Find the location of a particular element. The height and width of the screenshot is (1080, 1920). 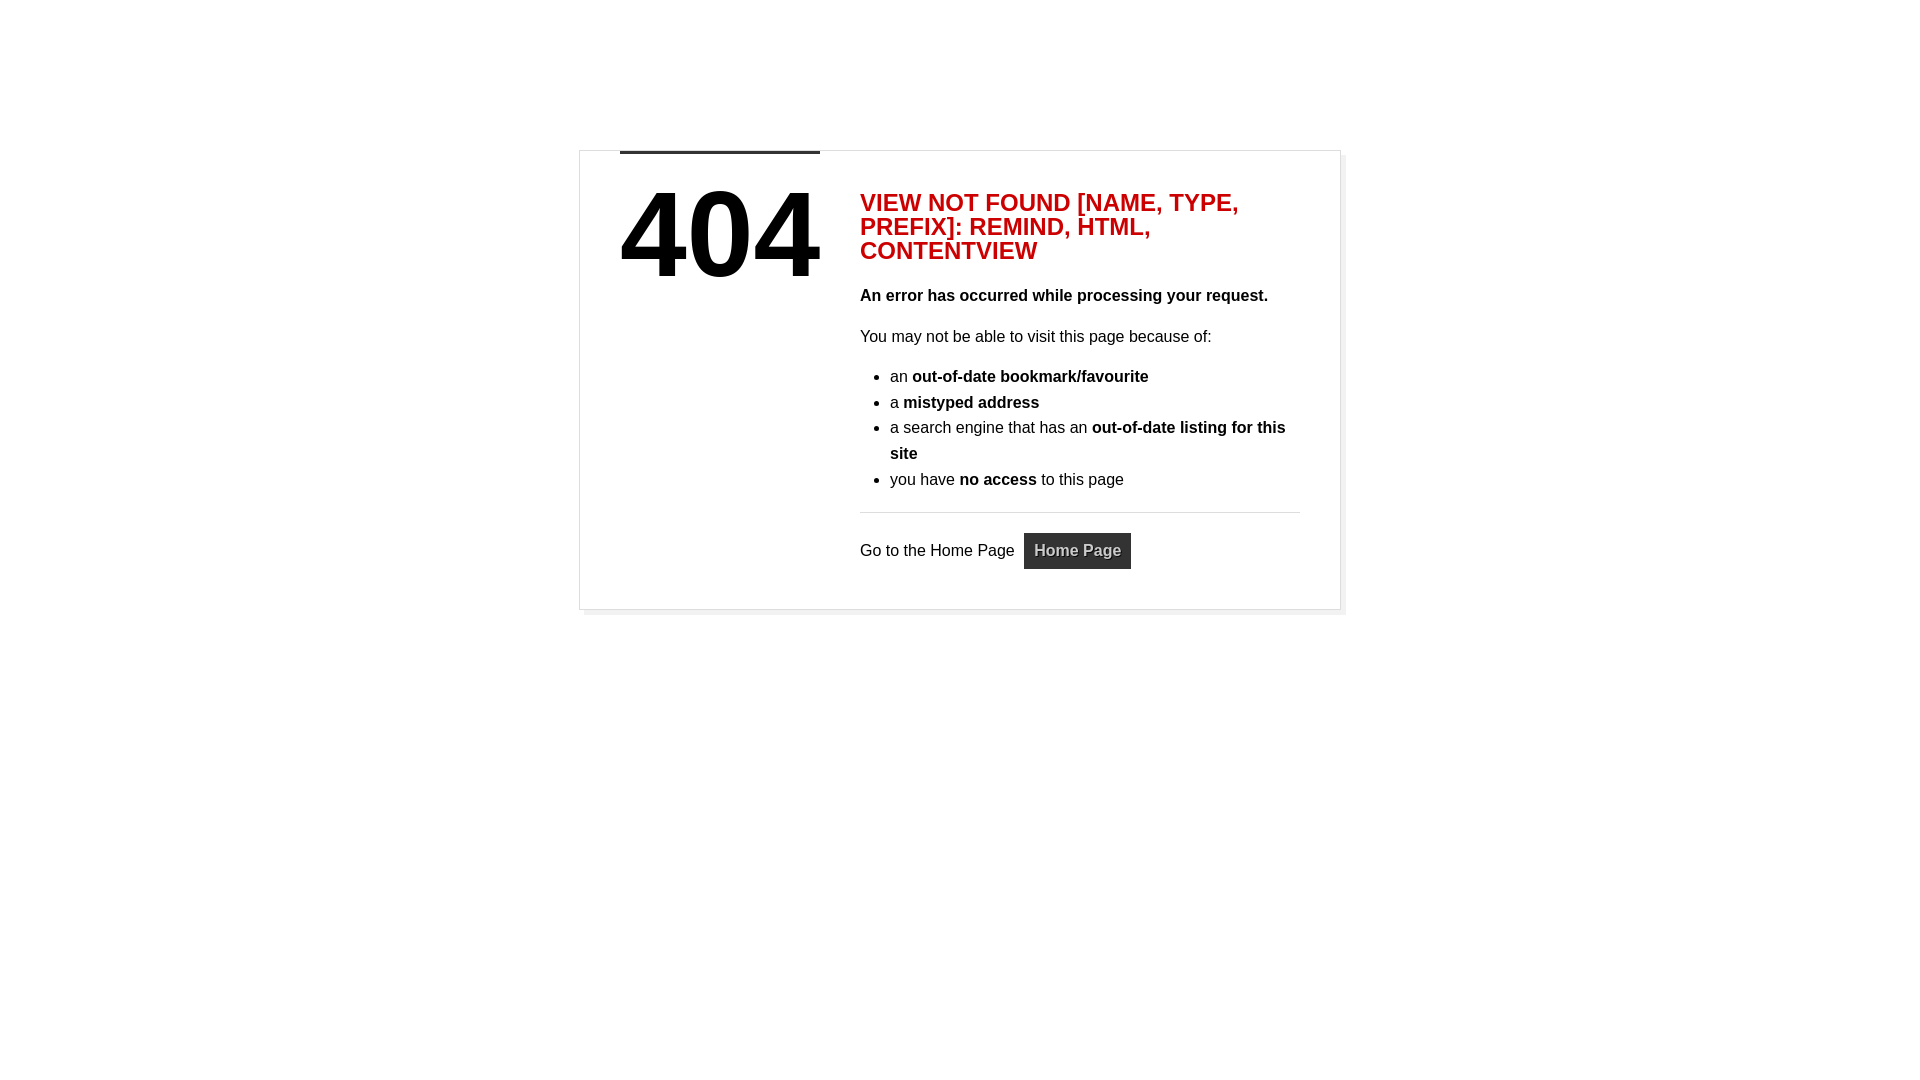

'Home Page' is located at coordinates (1023, 551).